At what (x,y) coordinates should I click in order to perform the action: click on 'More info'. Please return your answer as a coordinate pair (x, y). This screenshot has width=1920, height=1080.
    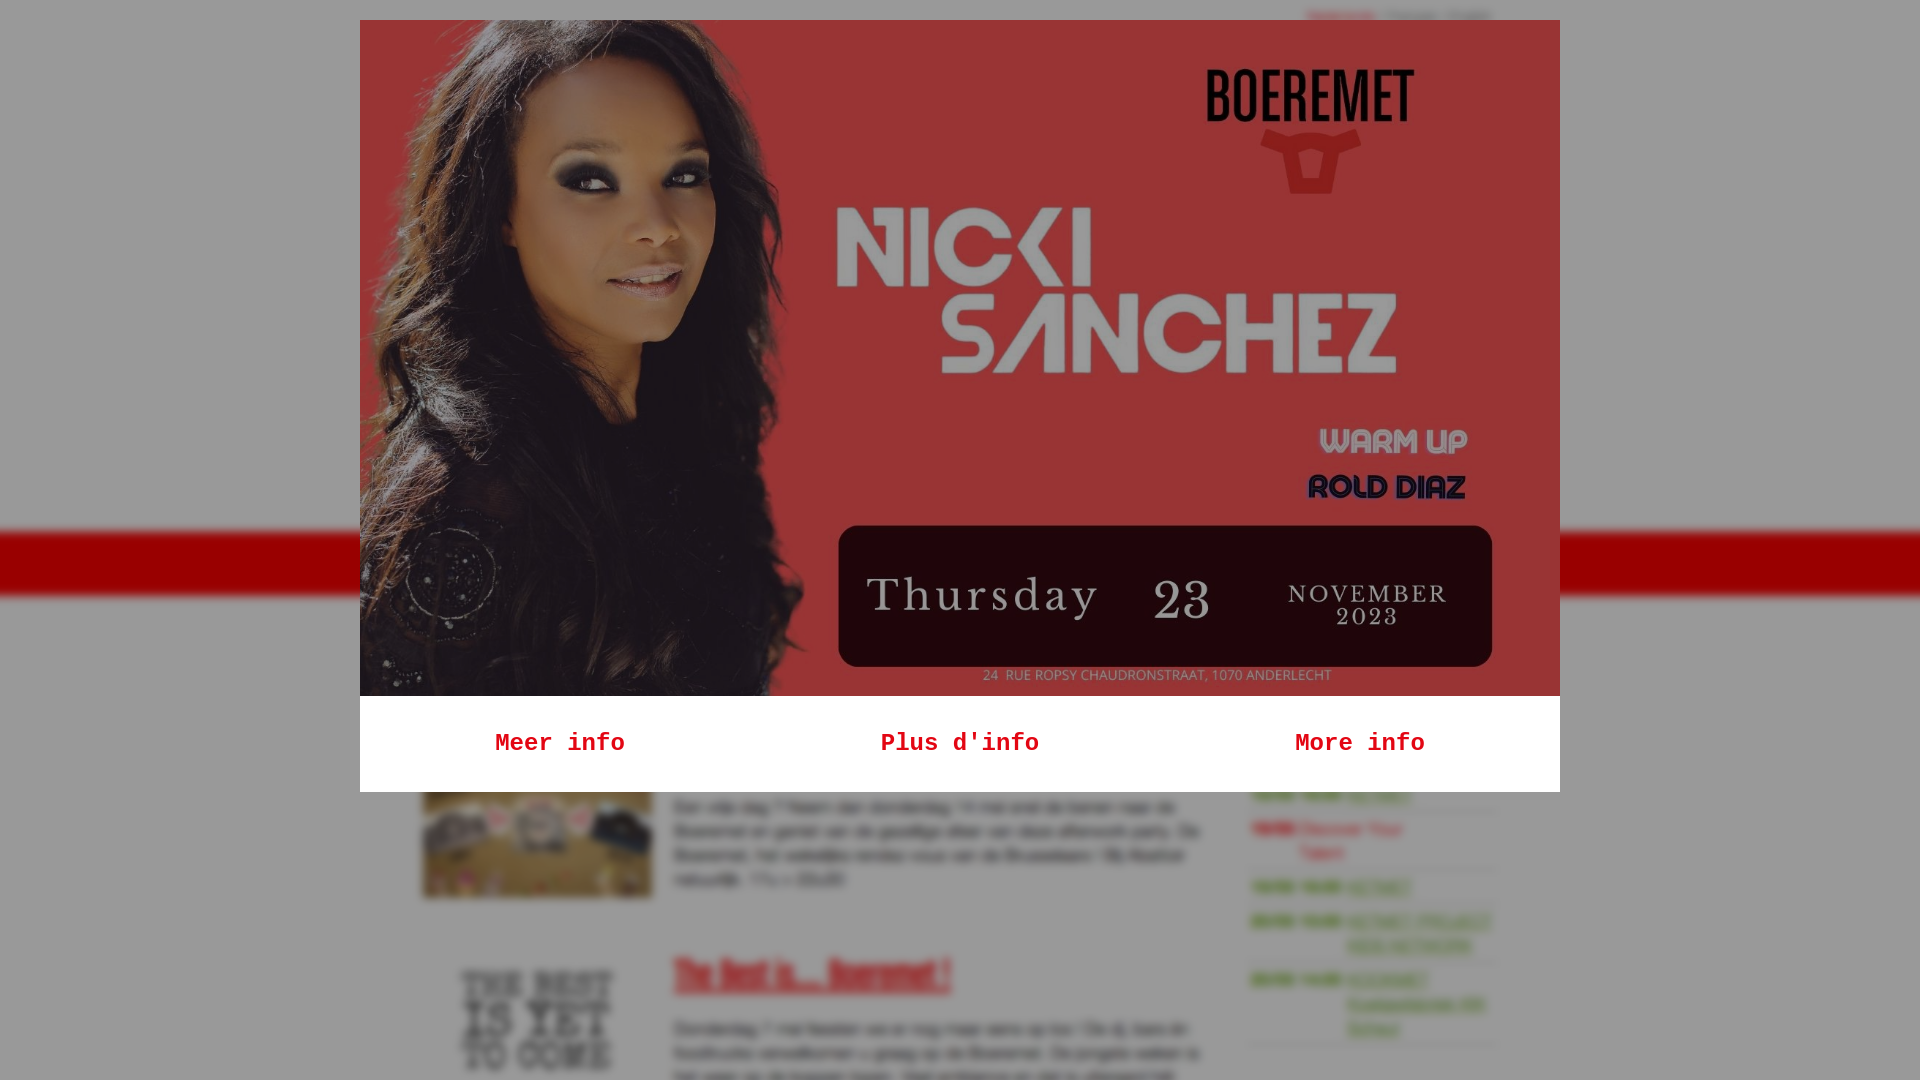
    Looking at the image, I should click on (1359, 743).